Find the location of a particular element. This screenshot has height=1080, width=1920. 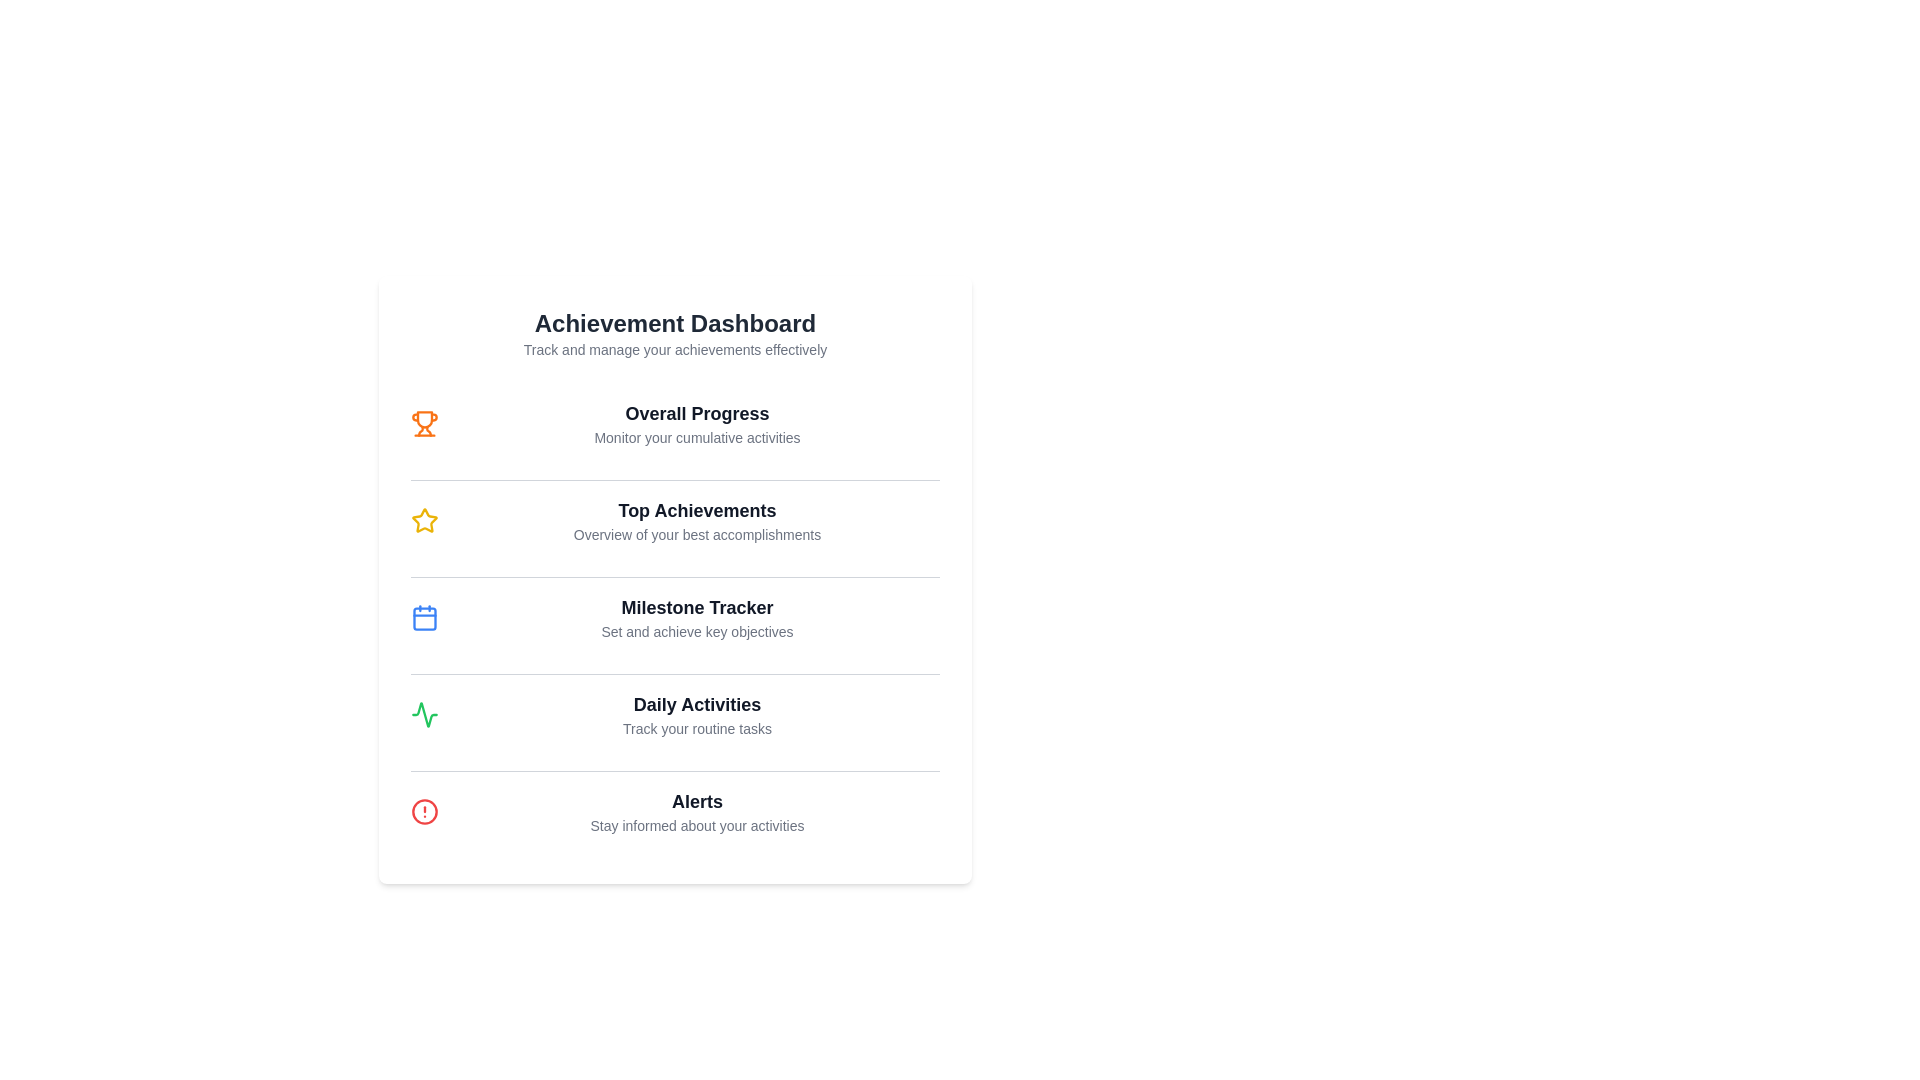

text of the 'Milestone Tracker' label, which includes the title and subtitle, located in the Achievement Dashboard card, positioned below 'Top Achievements' and above 'Daily Activities' is located at coordinates (697, 616).